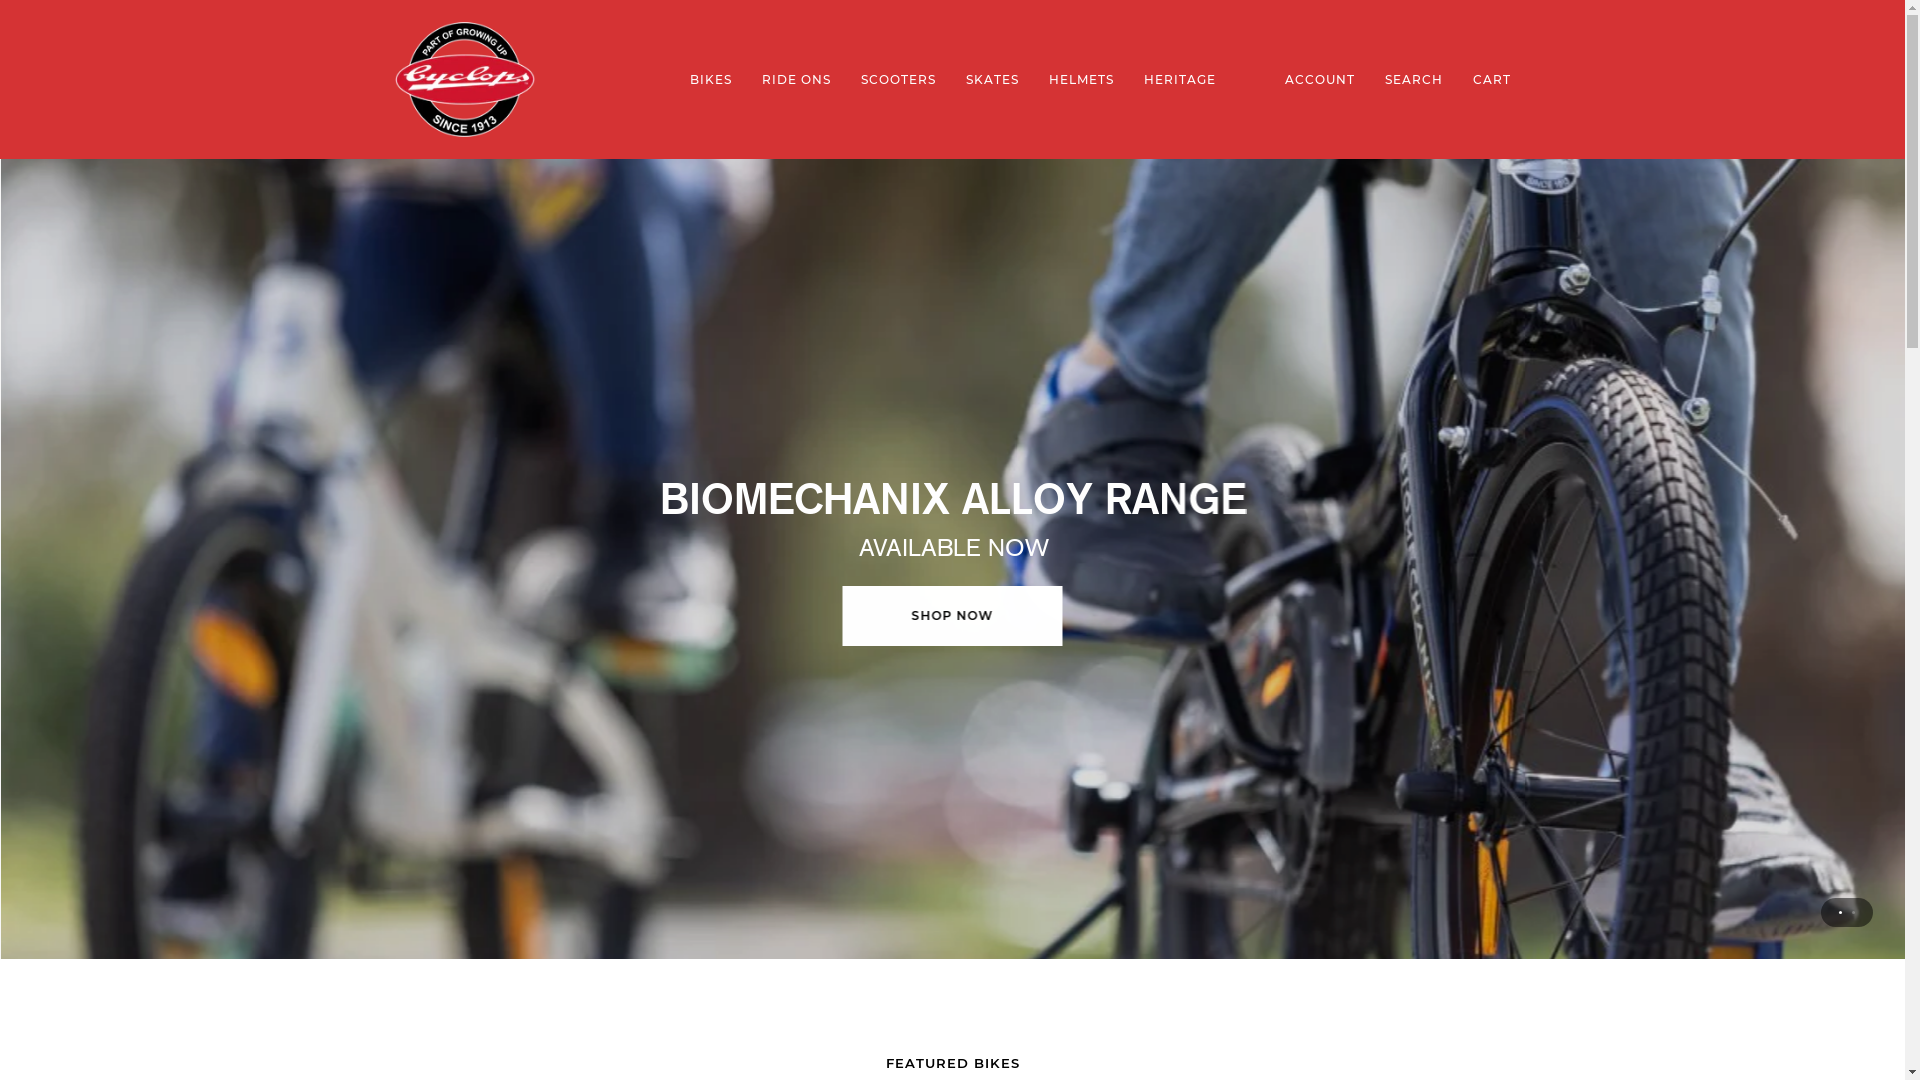  I want to click on 'HERITAGE', so click(1179, 78).